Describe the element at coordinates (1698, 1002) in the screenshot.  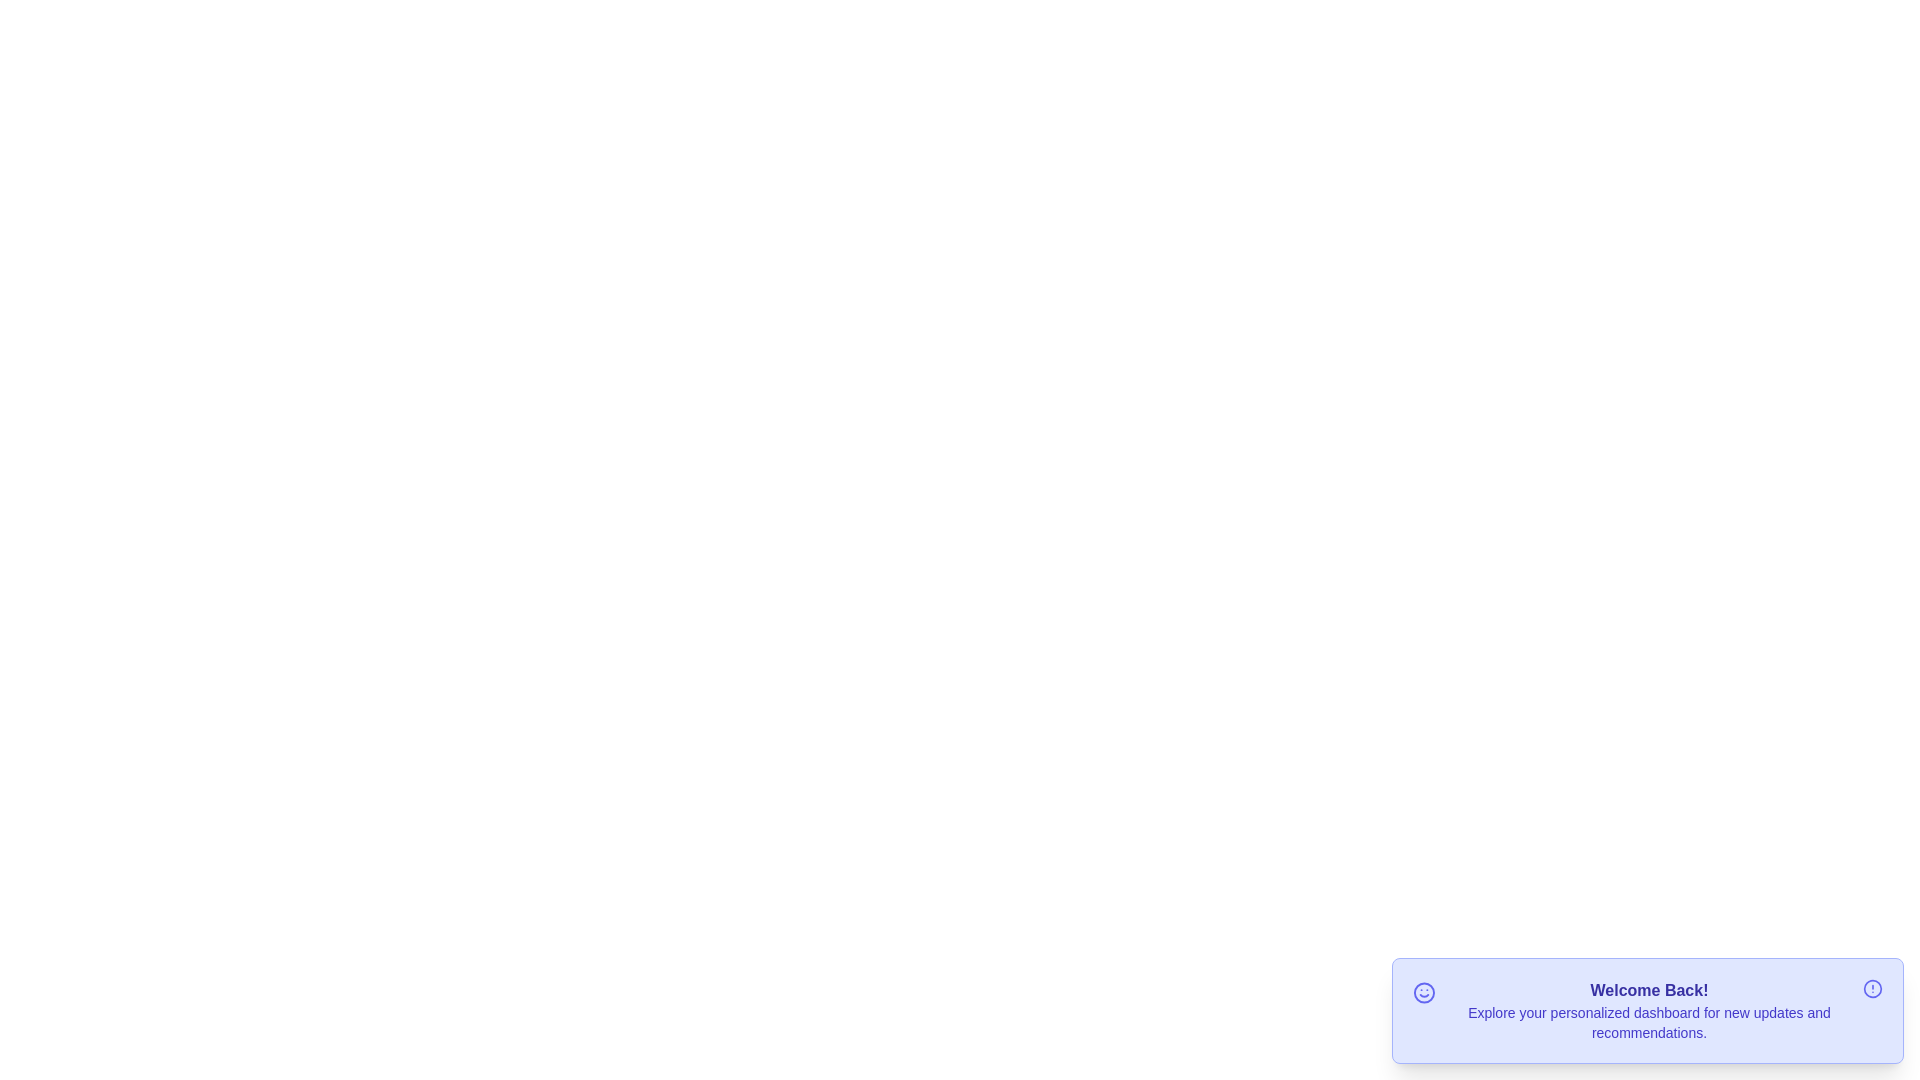
I see `the word 'new' within the notification text` at that location.